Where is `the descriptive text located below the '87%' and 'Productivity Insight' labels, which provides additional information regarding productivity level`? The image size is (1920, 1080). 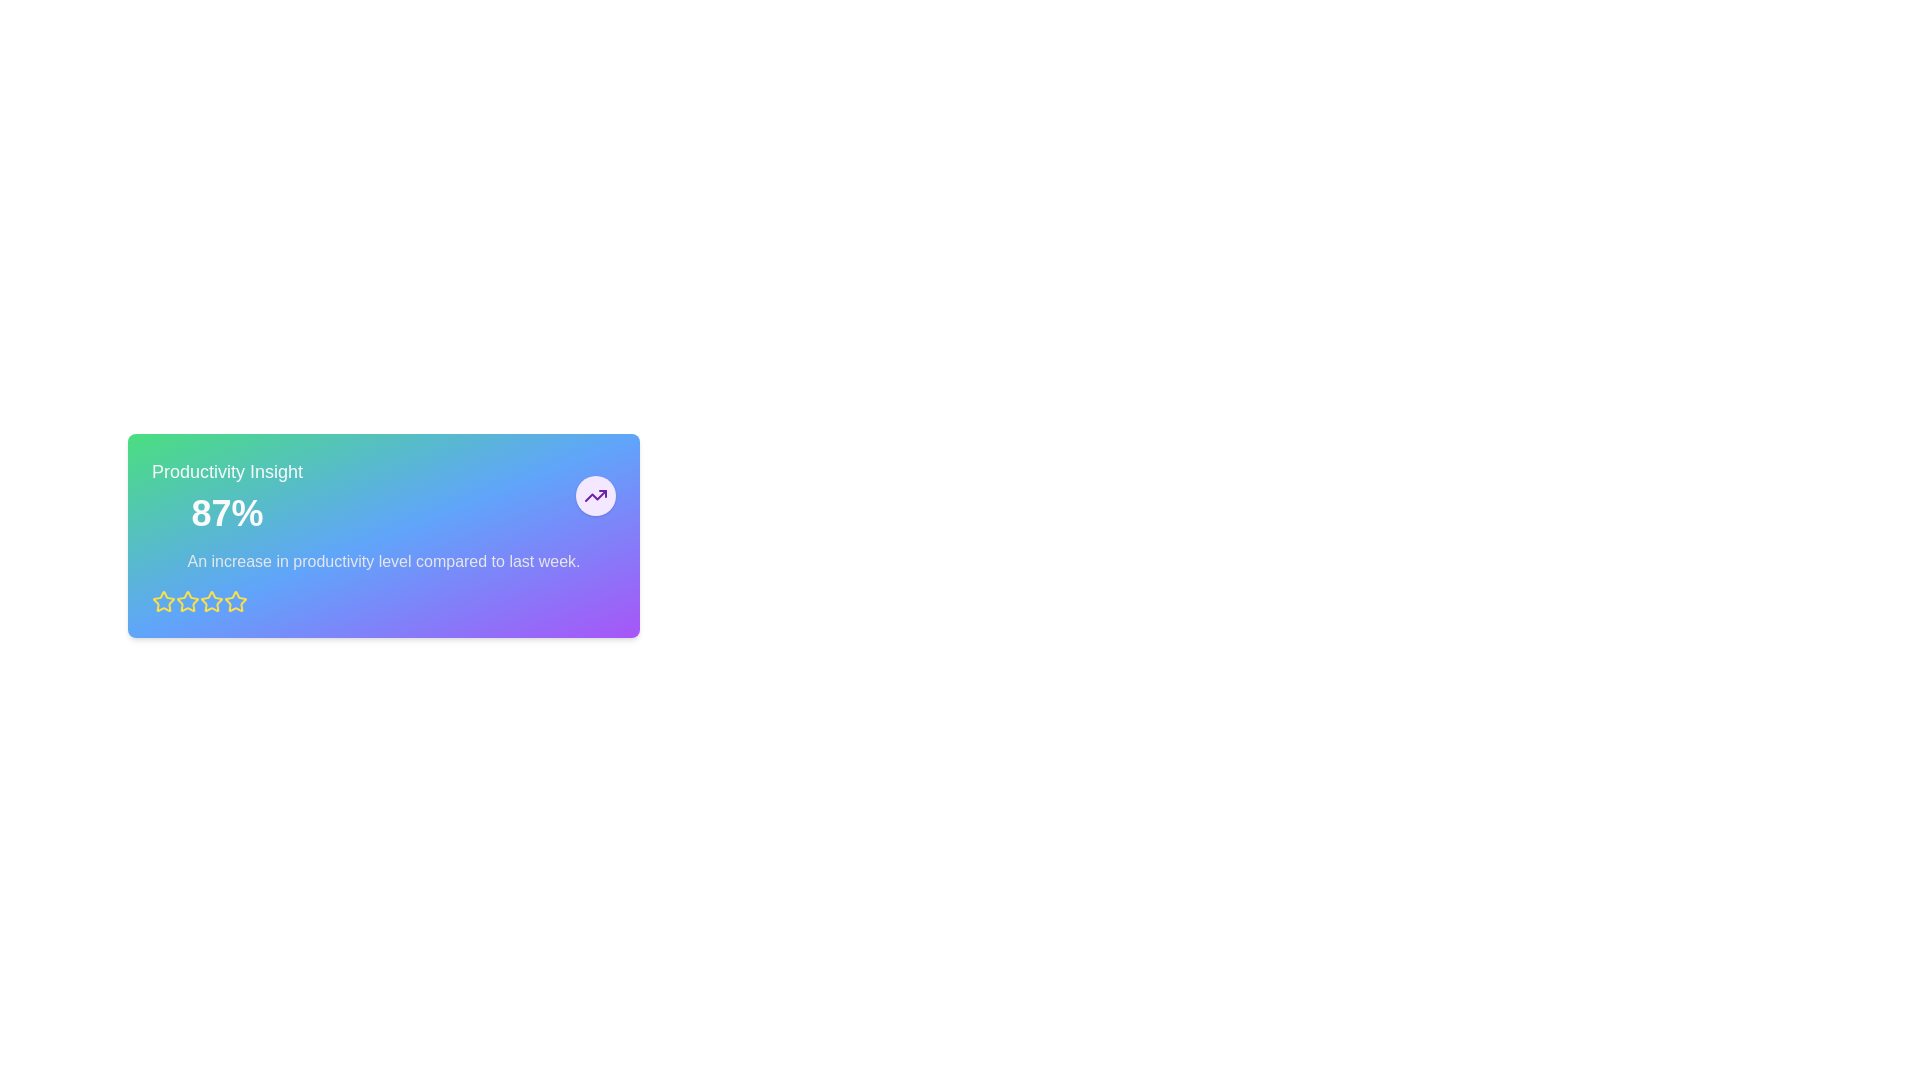
the descriptive text located below the '87%' and 'Productivity Insight' labels, which provides additional information regarding productivity level is located at coordinates (384, 562).